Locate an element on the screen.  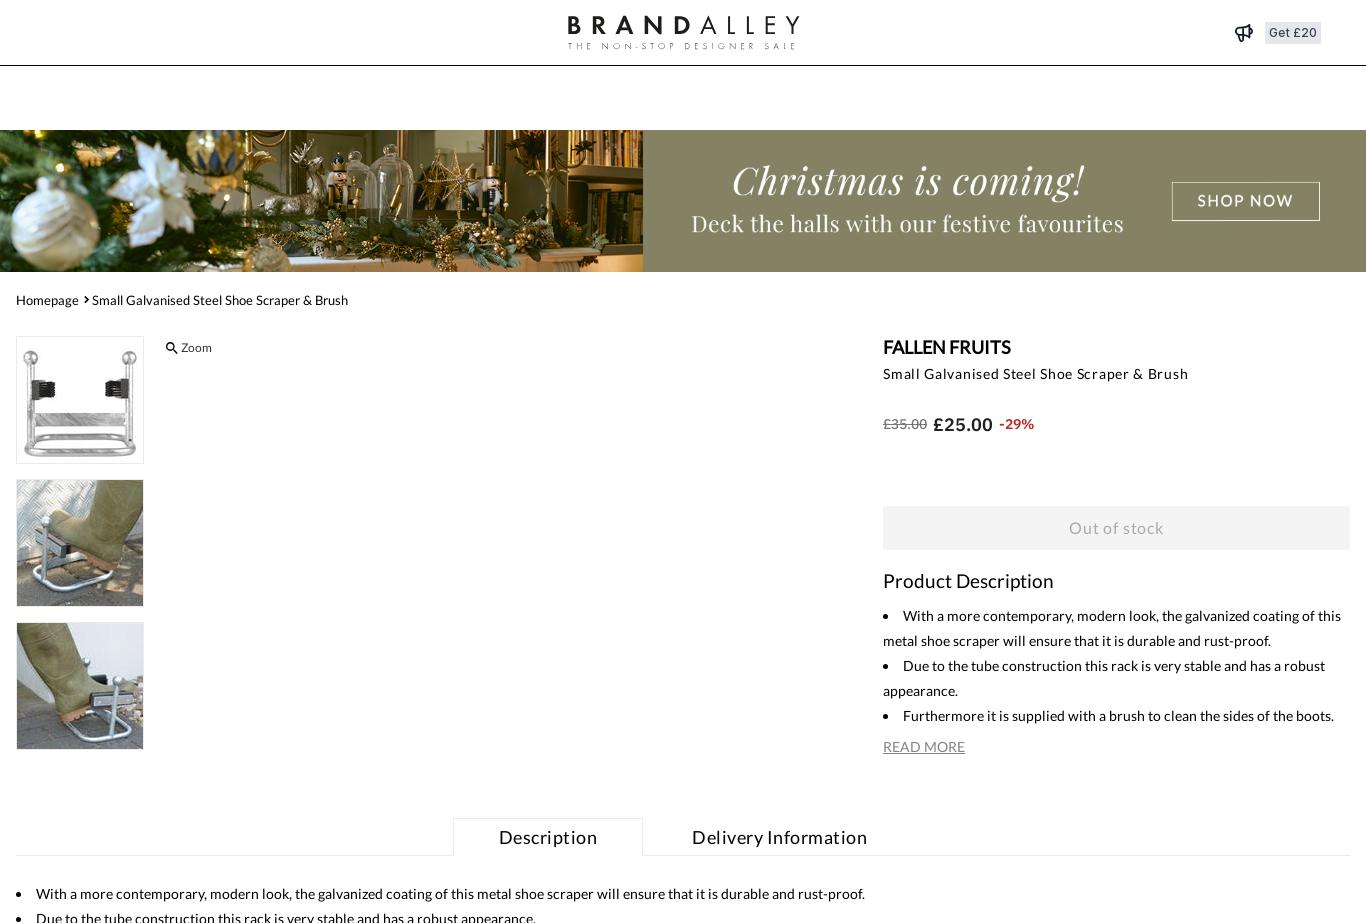
'Christmas' is located at coordinates (517, 98).